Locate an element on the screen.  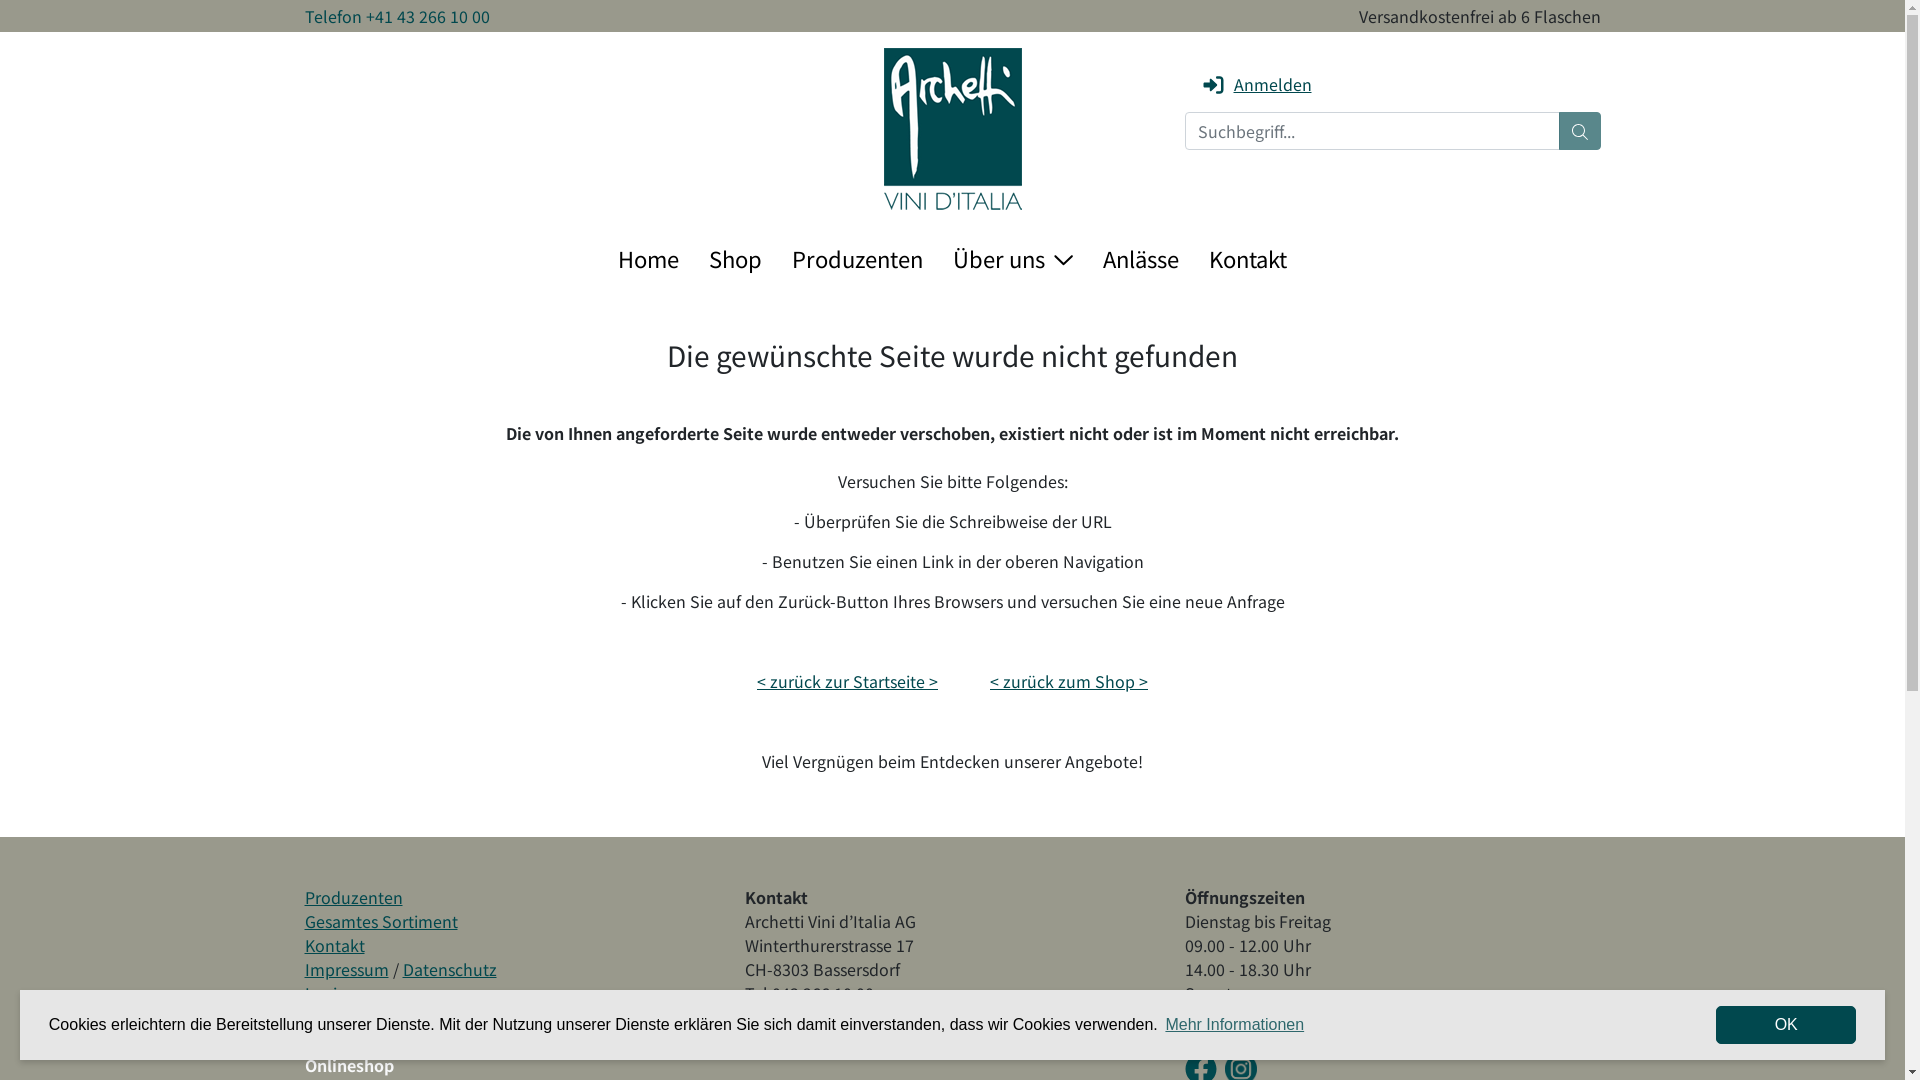
'Mehr Informationen' is located at coordinates (1233, 1025).